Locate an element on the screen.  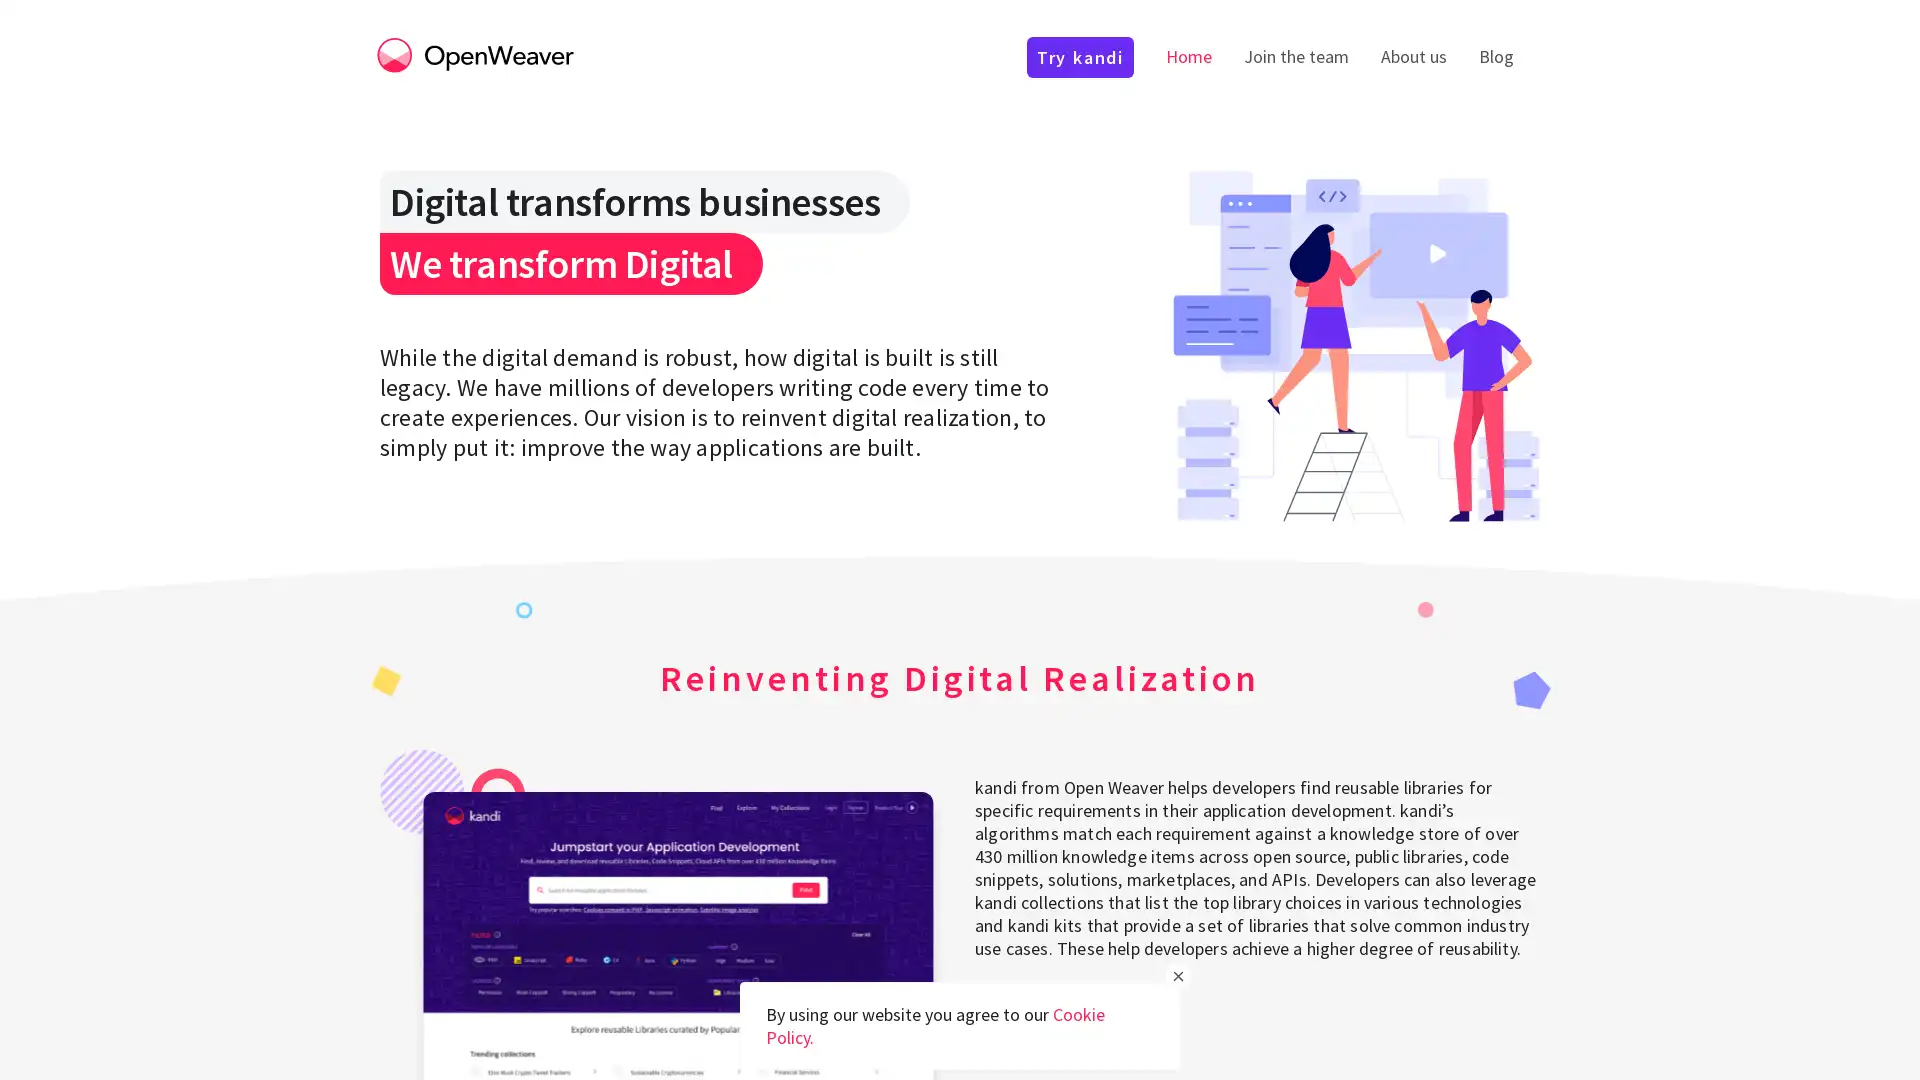
Try kandi is located at coordinates (1043, 1014).